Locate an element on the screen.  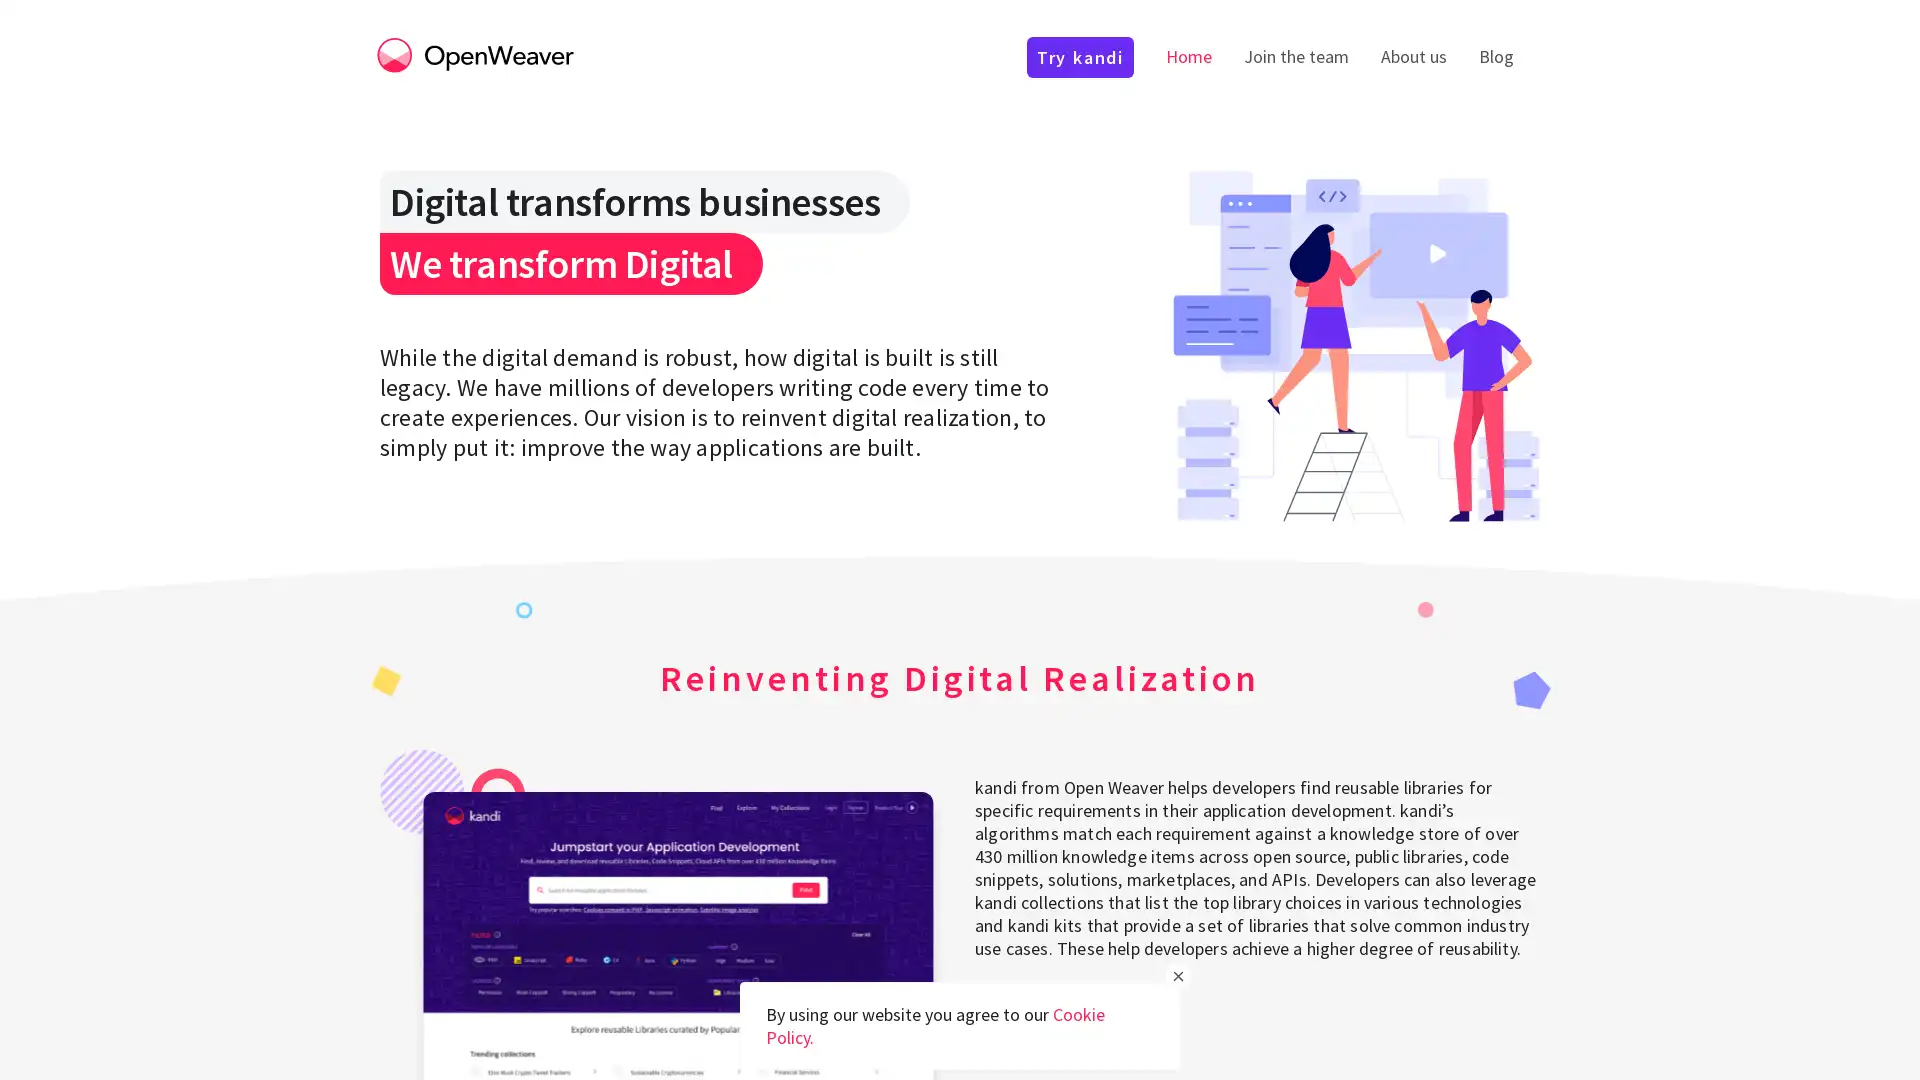
Try kandi is located at coordinates (1043, 1014).